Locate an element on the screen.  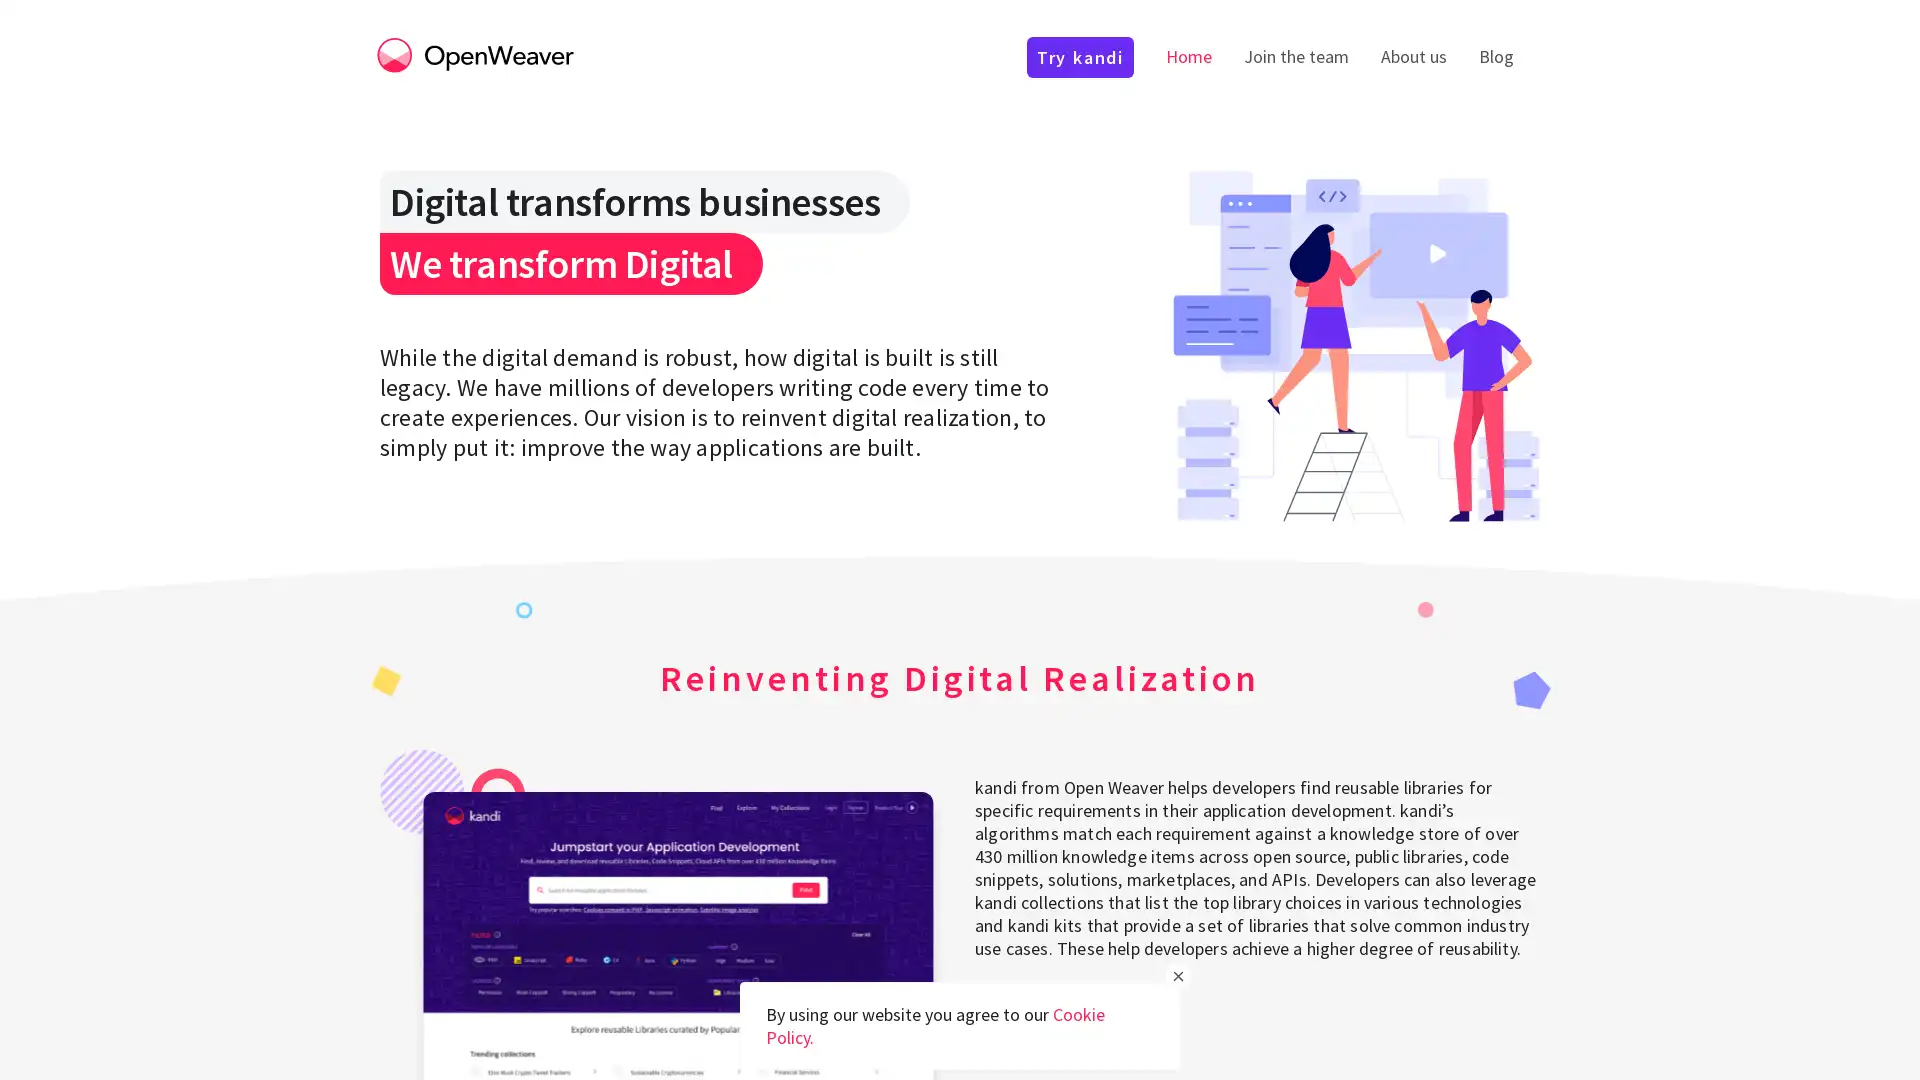
Try kandi is located at coordinates (1043, 1014).